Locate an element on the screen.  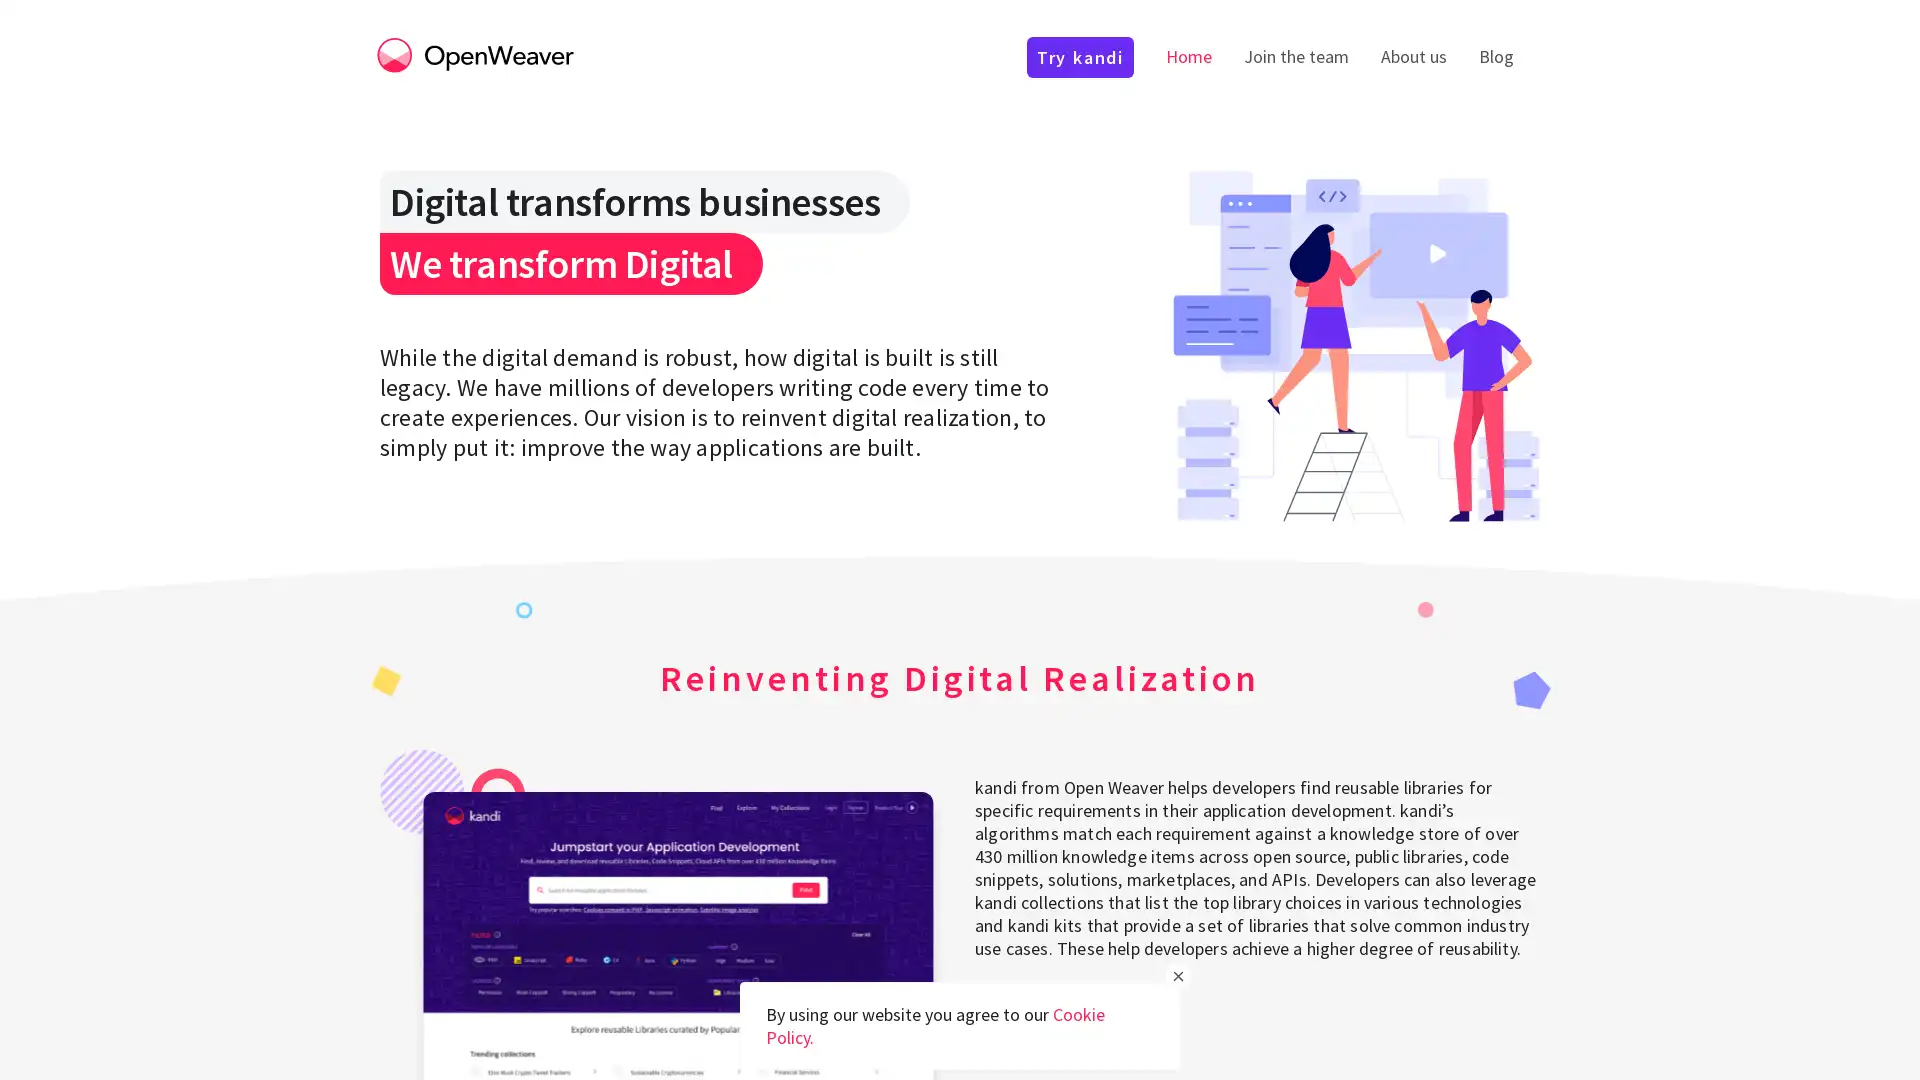
Try kandi is located at coordinates (1043, 1014).